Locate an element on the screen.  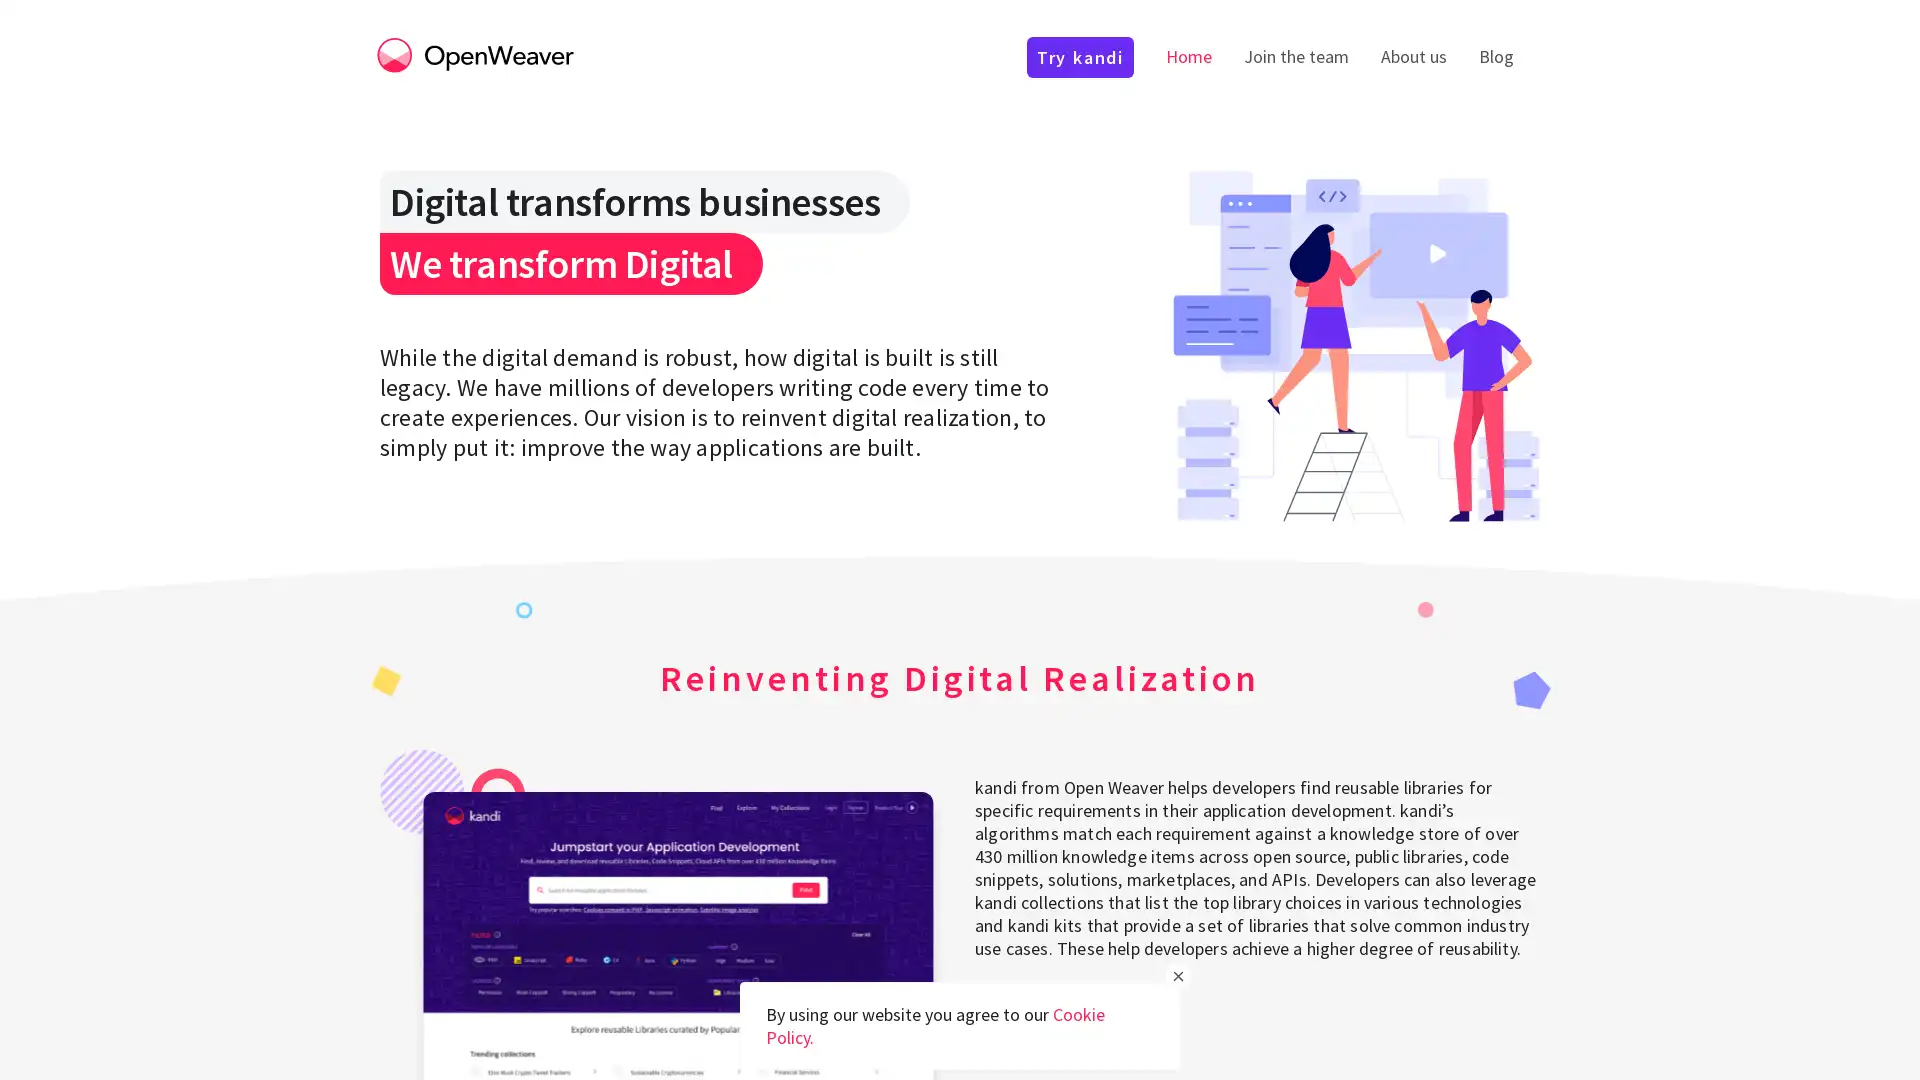
Try kandi is located at coordinates (1043, 1014).